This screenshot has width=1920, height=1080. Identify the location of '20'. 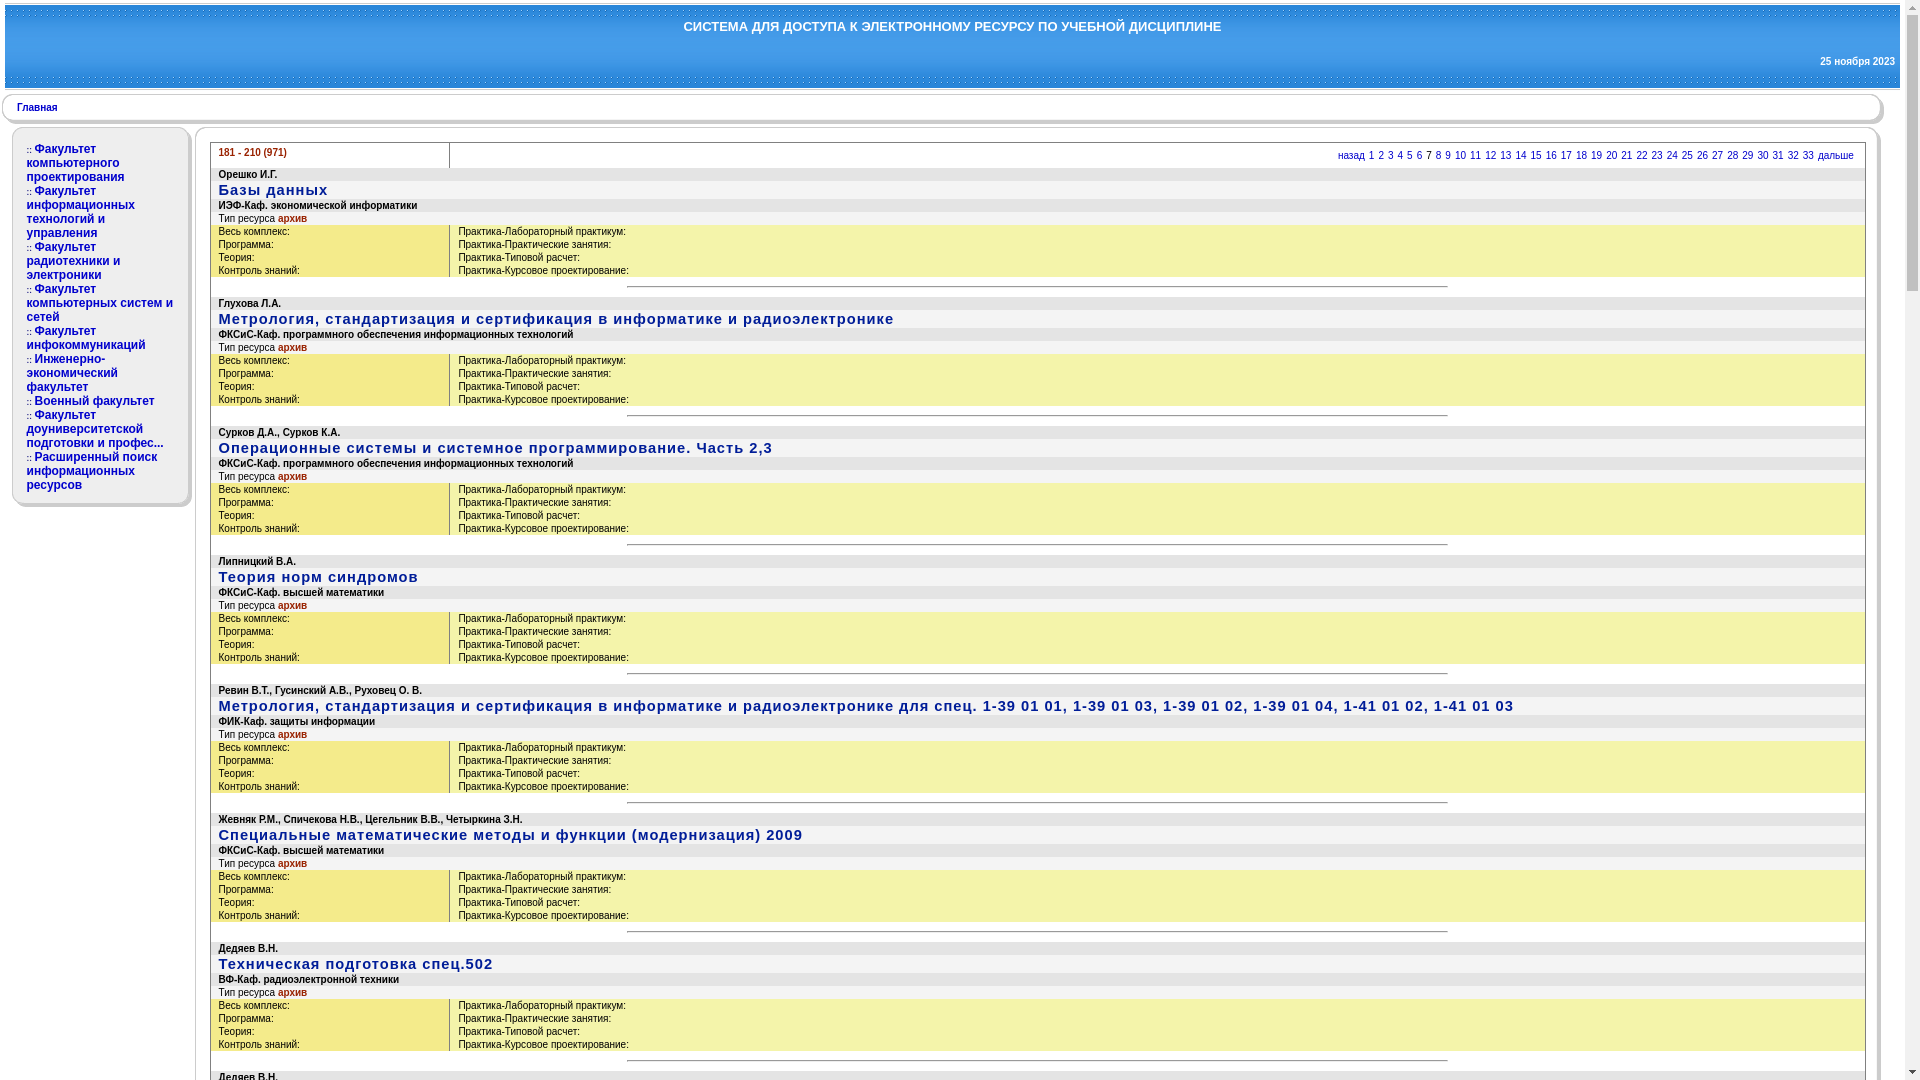
(1606, 154).